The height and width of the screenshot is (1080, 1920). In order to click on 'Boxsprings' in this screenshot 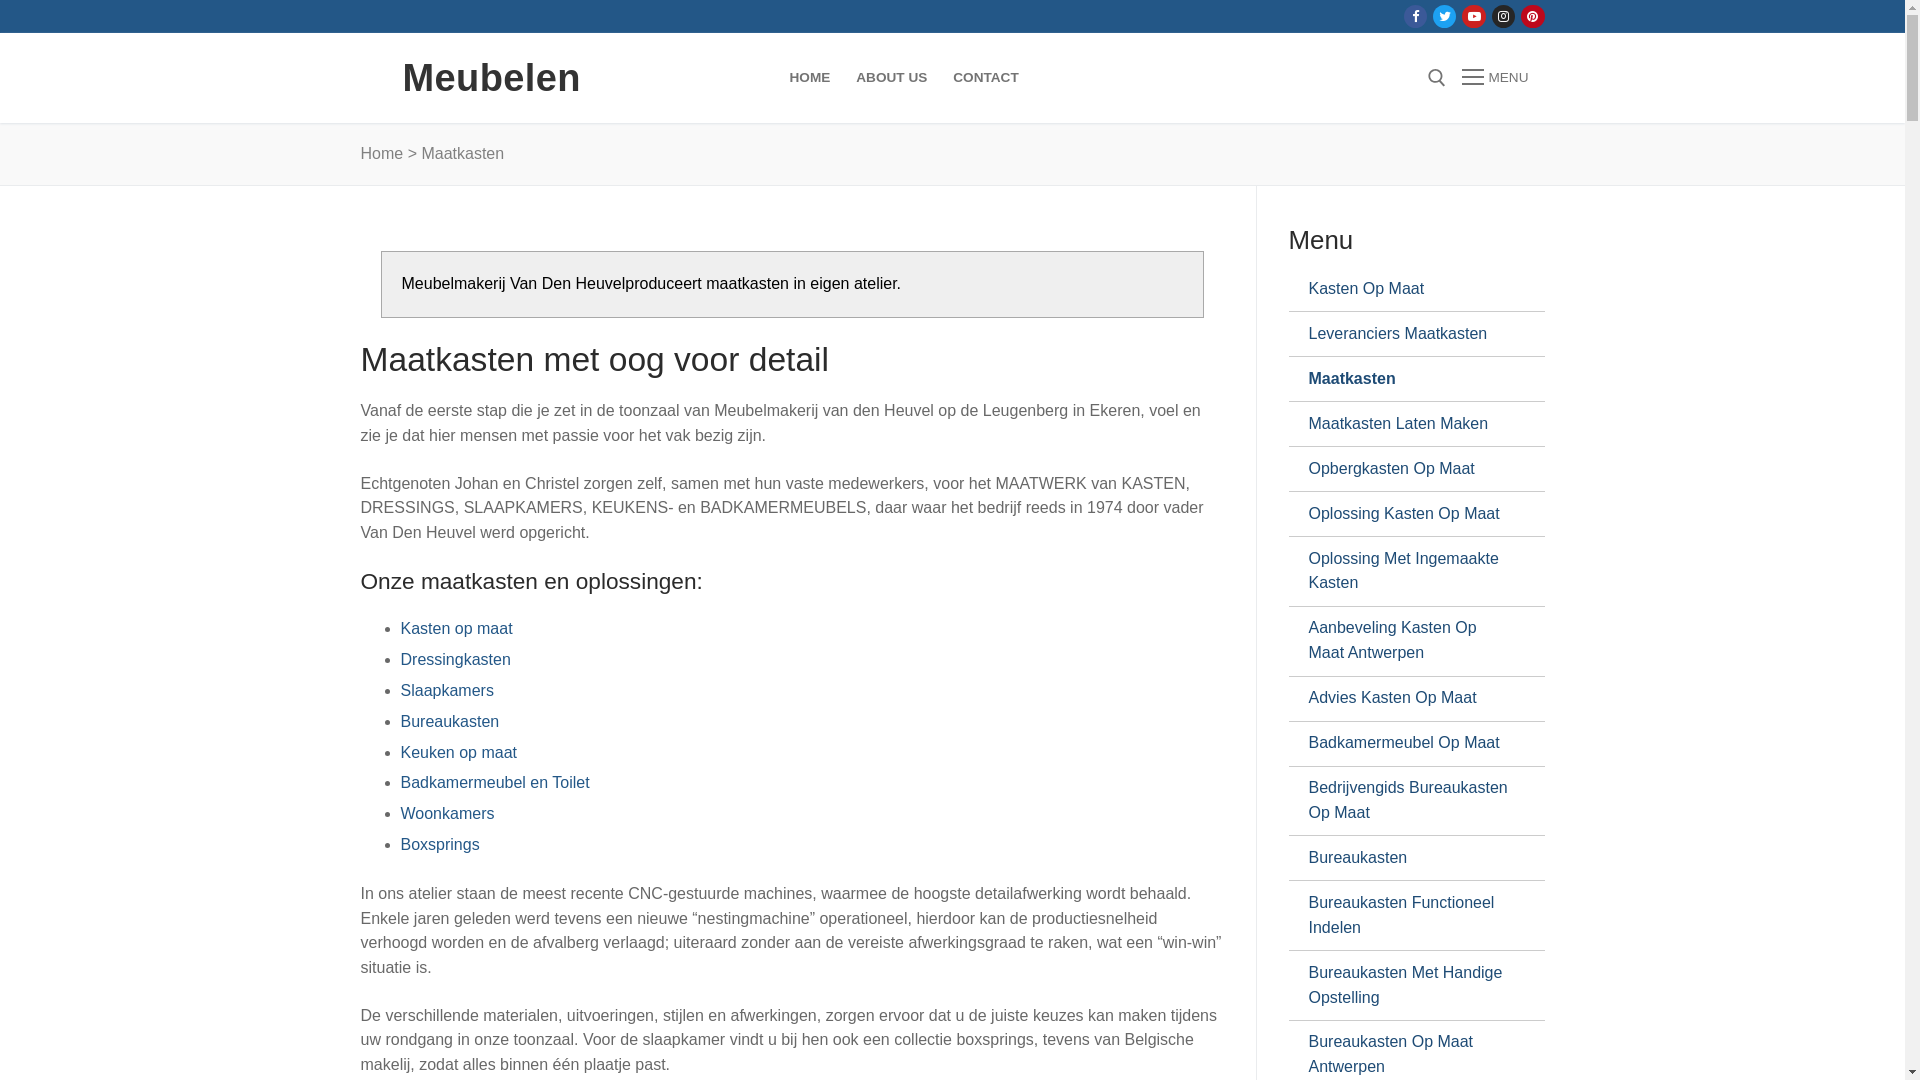, I will do `click(438, 844)`.